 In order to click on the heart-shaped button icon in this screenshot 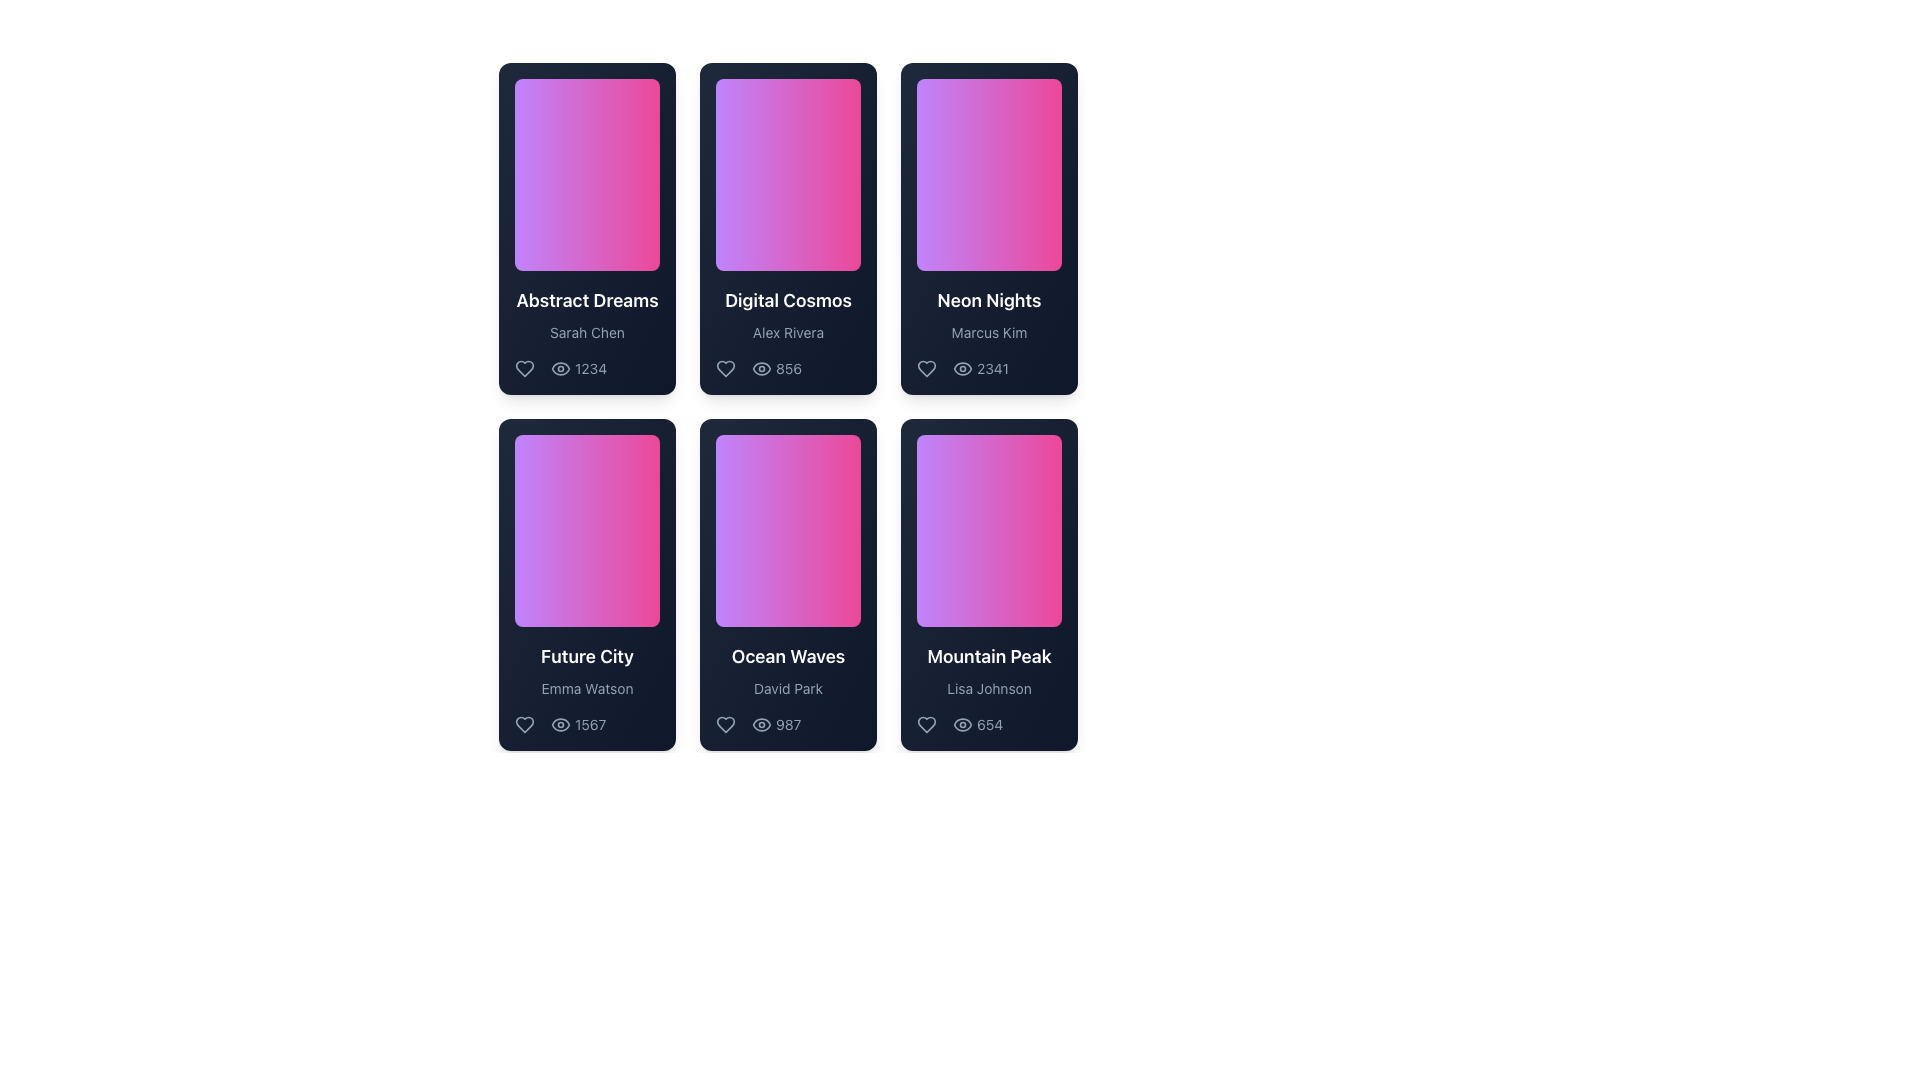, I will do `click(925, 725)`.